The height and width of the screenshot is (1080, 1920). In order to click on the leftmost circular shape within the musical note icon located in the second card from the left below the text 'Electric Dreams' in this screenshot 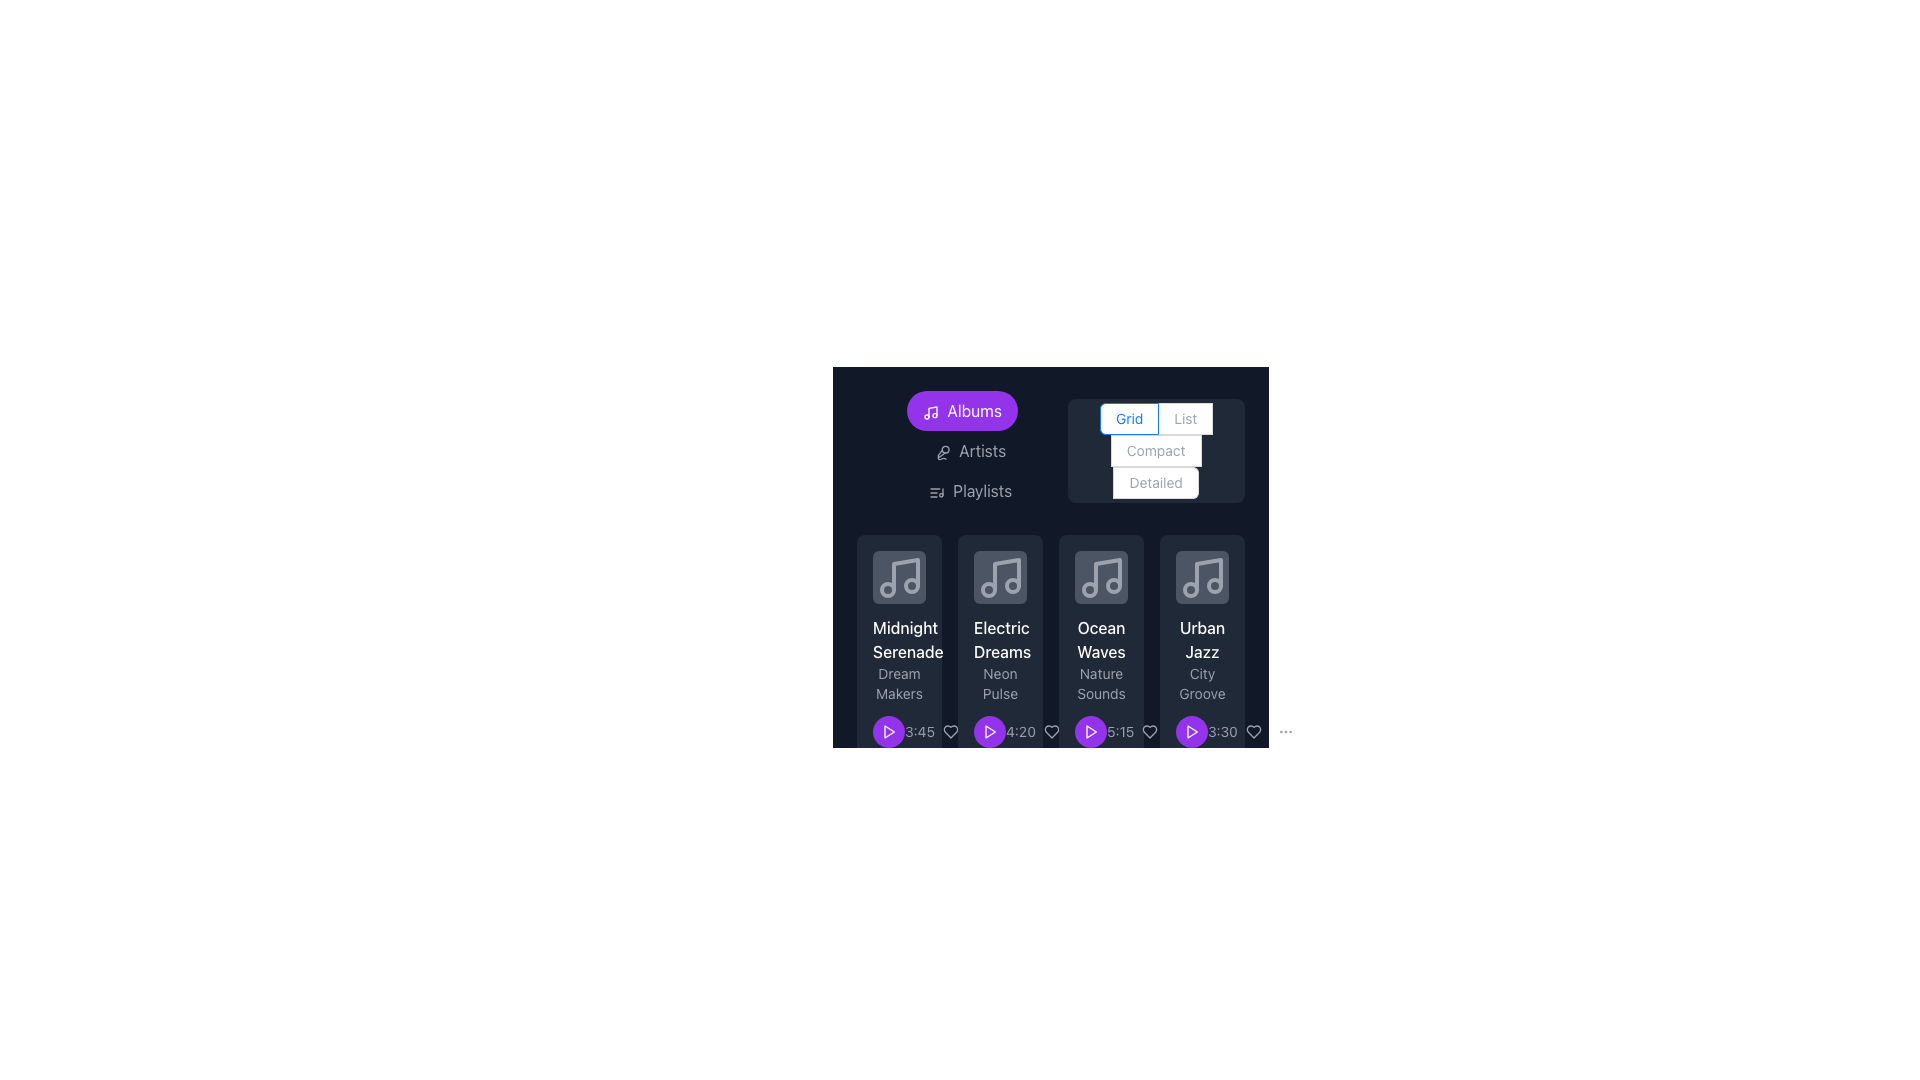, I will do `click(988, 588)`.